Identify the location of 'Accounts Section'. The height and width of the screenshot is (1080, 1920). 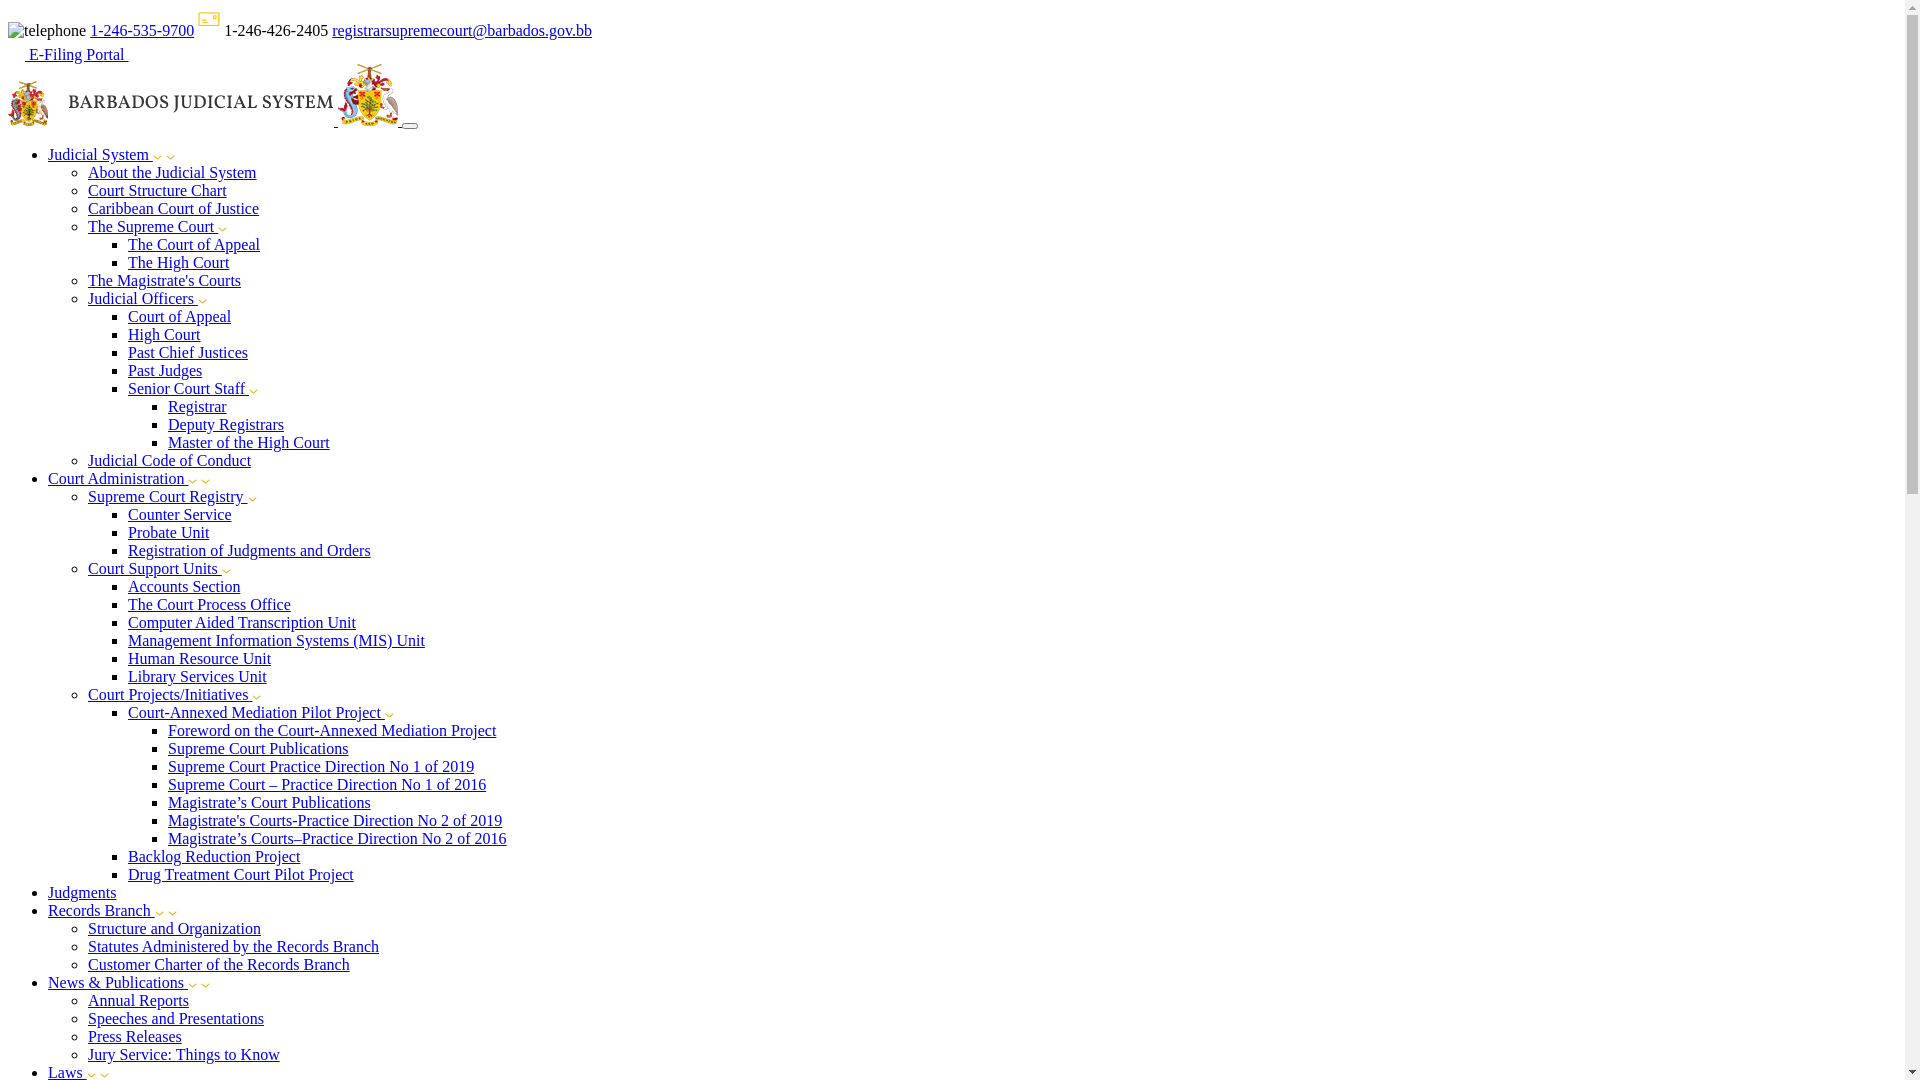
(183, 585).